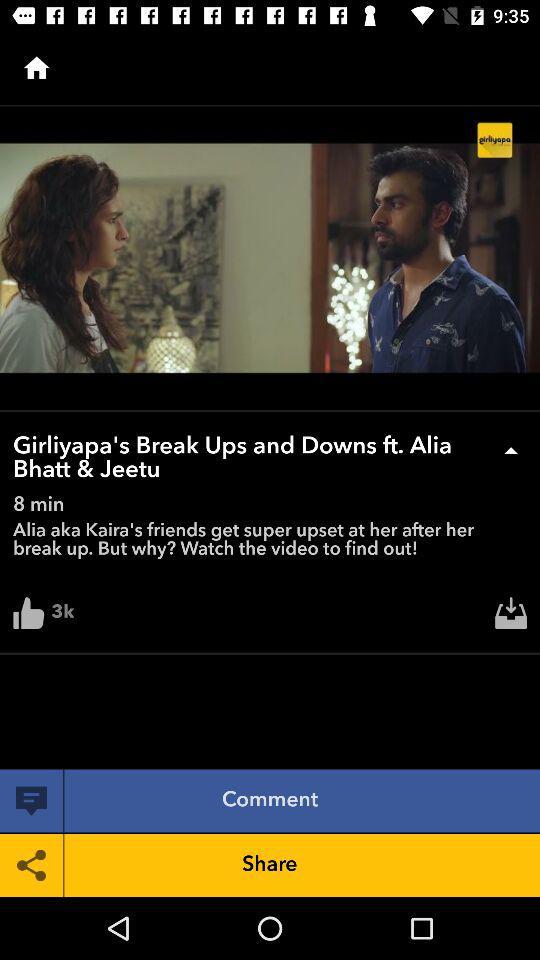 Image resolution: width=540 pixels, height=960 pixels. I want to click on item below the alia aka kaira item, so click(511, 617).